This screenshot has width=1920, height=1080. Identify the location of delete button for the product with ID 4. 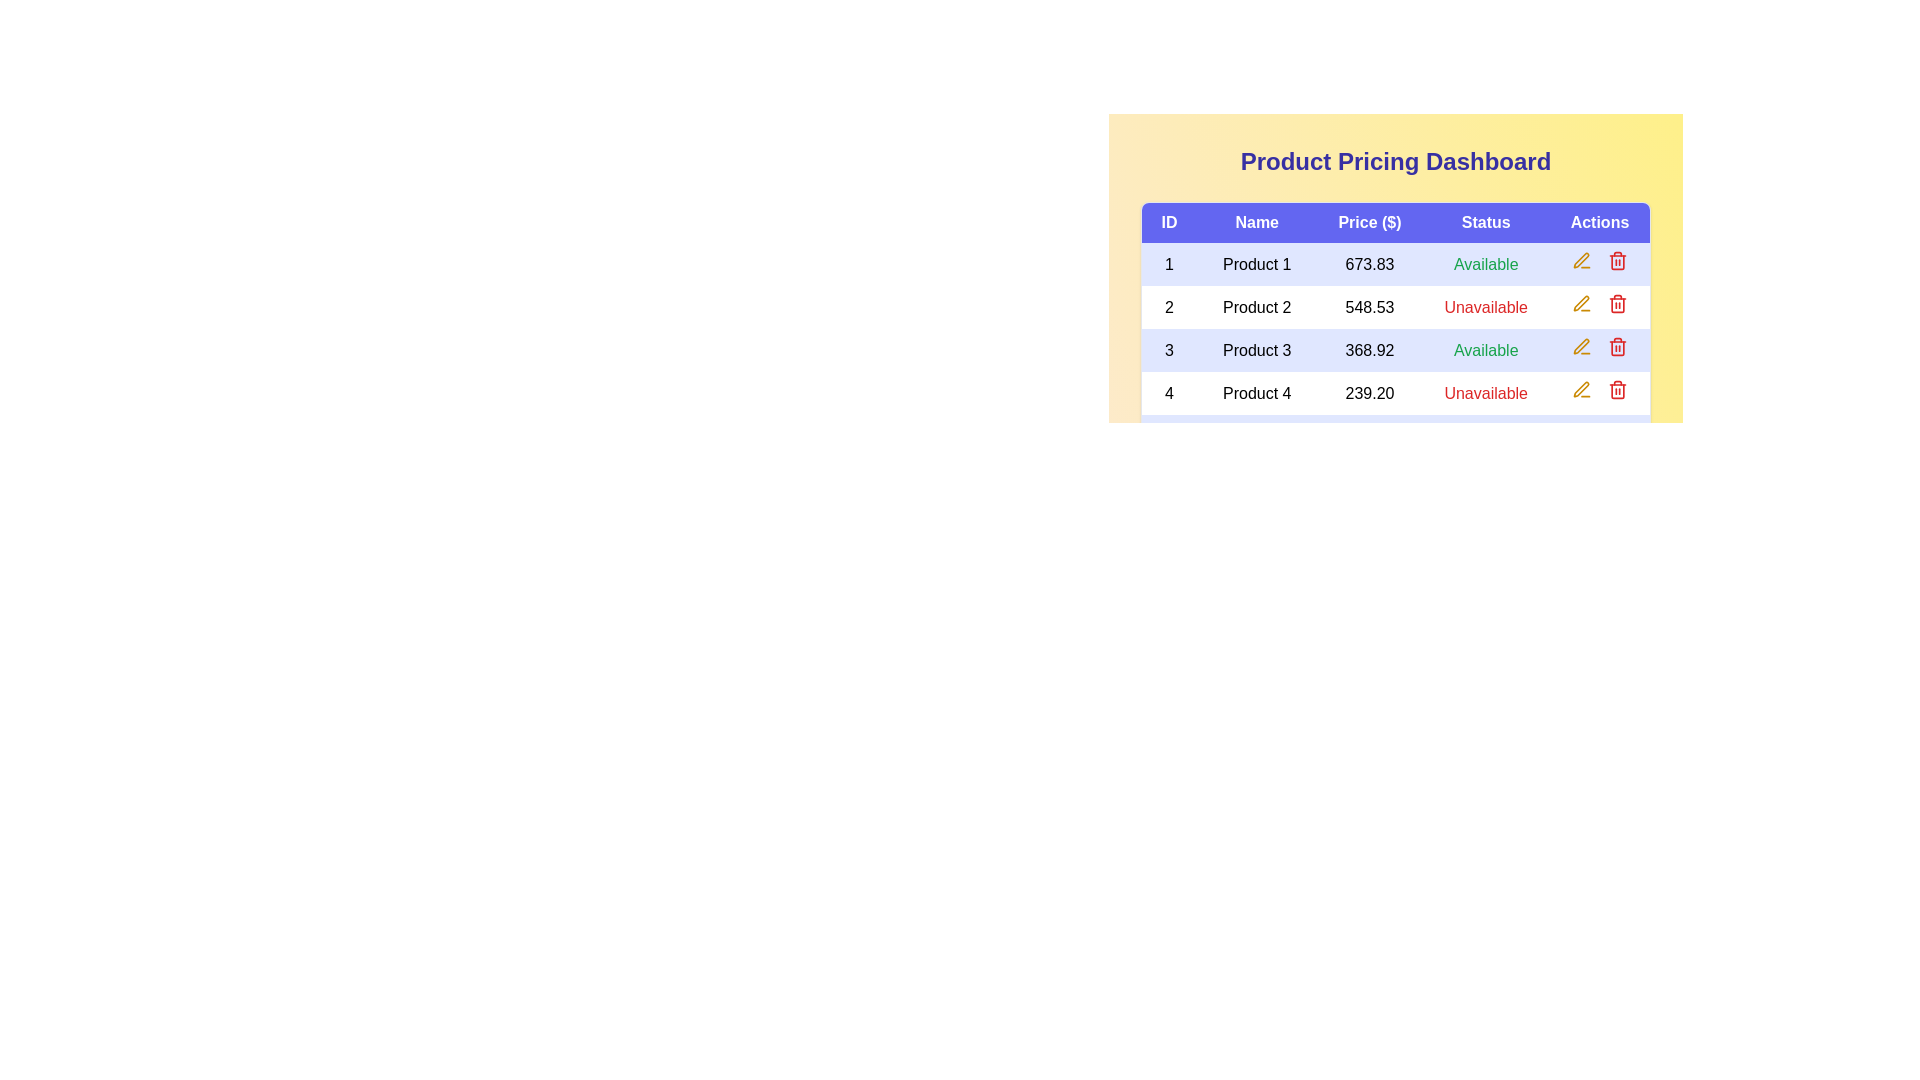
(1617, 389).